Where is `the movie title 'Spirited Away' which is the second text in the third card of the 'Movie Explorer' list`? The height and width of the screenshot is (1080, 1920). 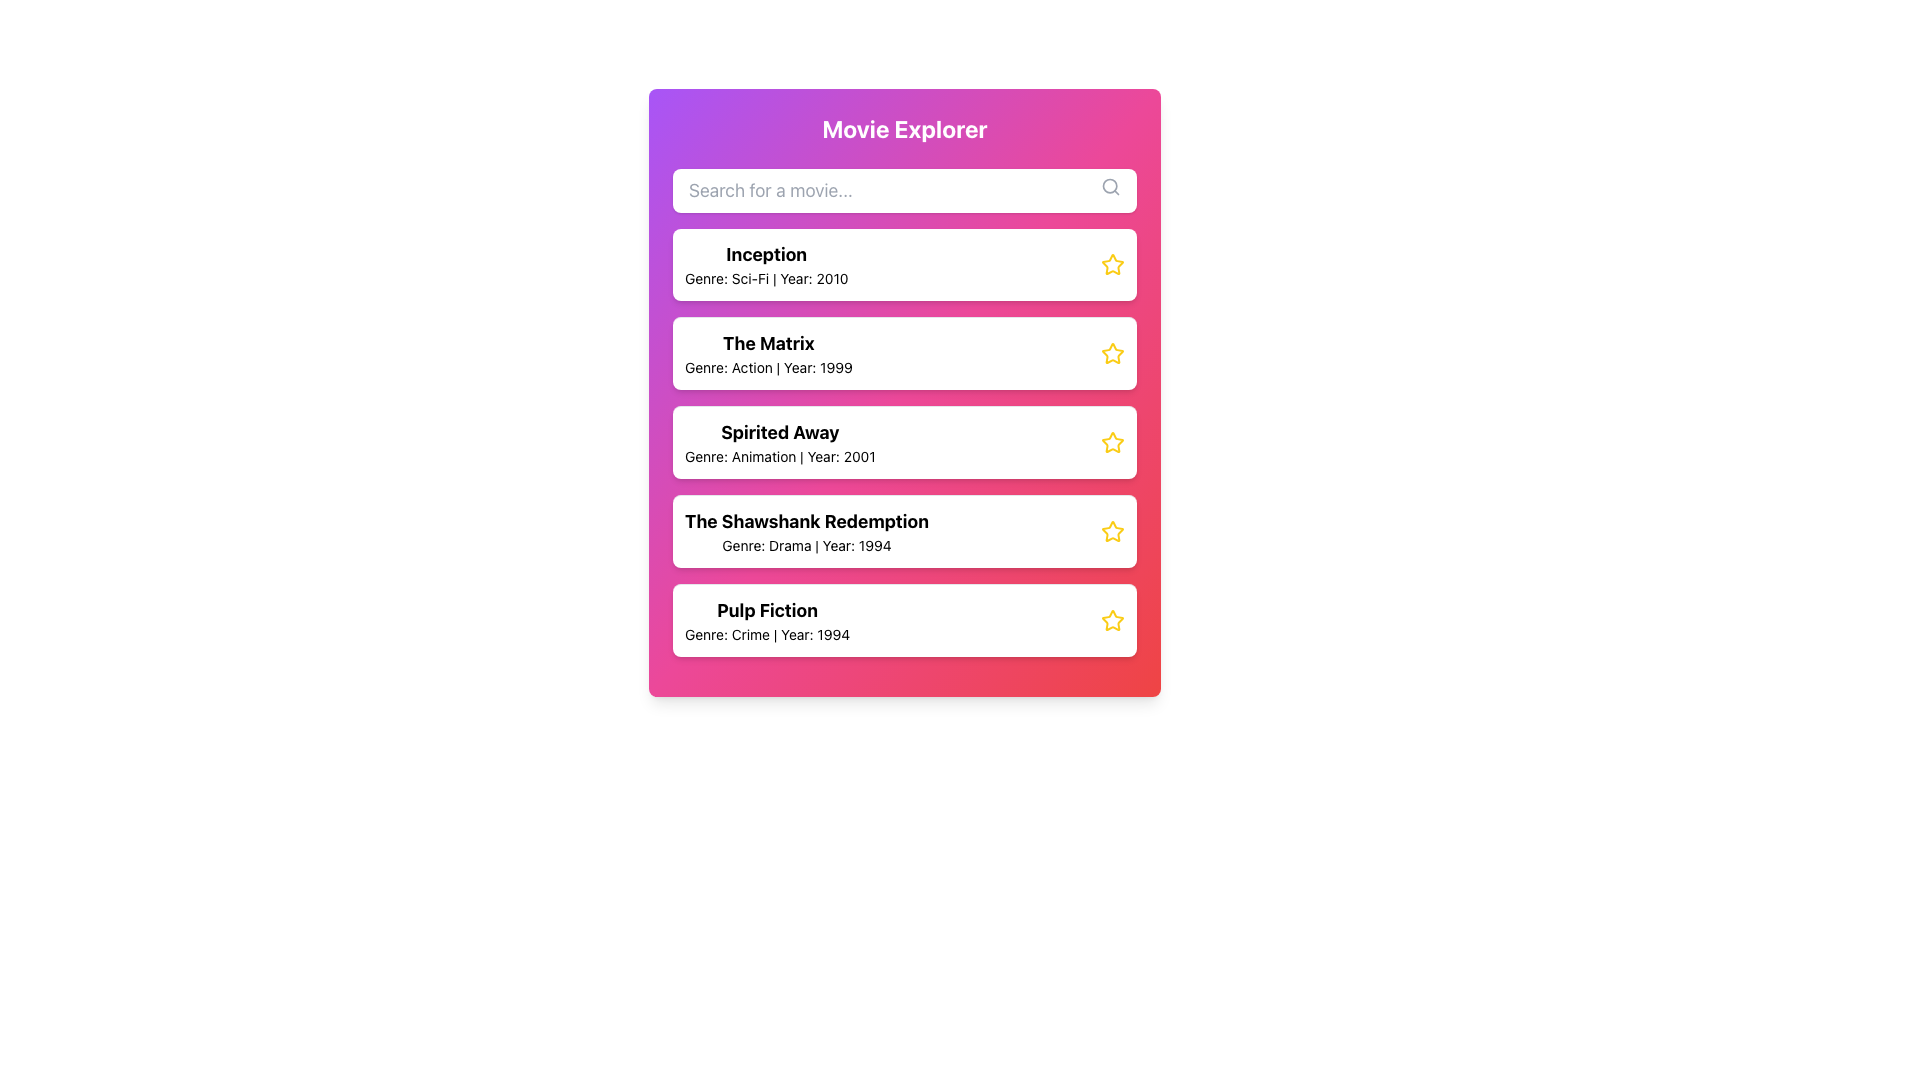 the movie title 'Spirited Away' which is the second text in the third card of the 'Movie Explorer' list is located at coordinates (779, 442).